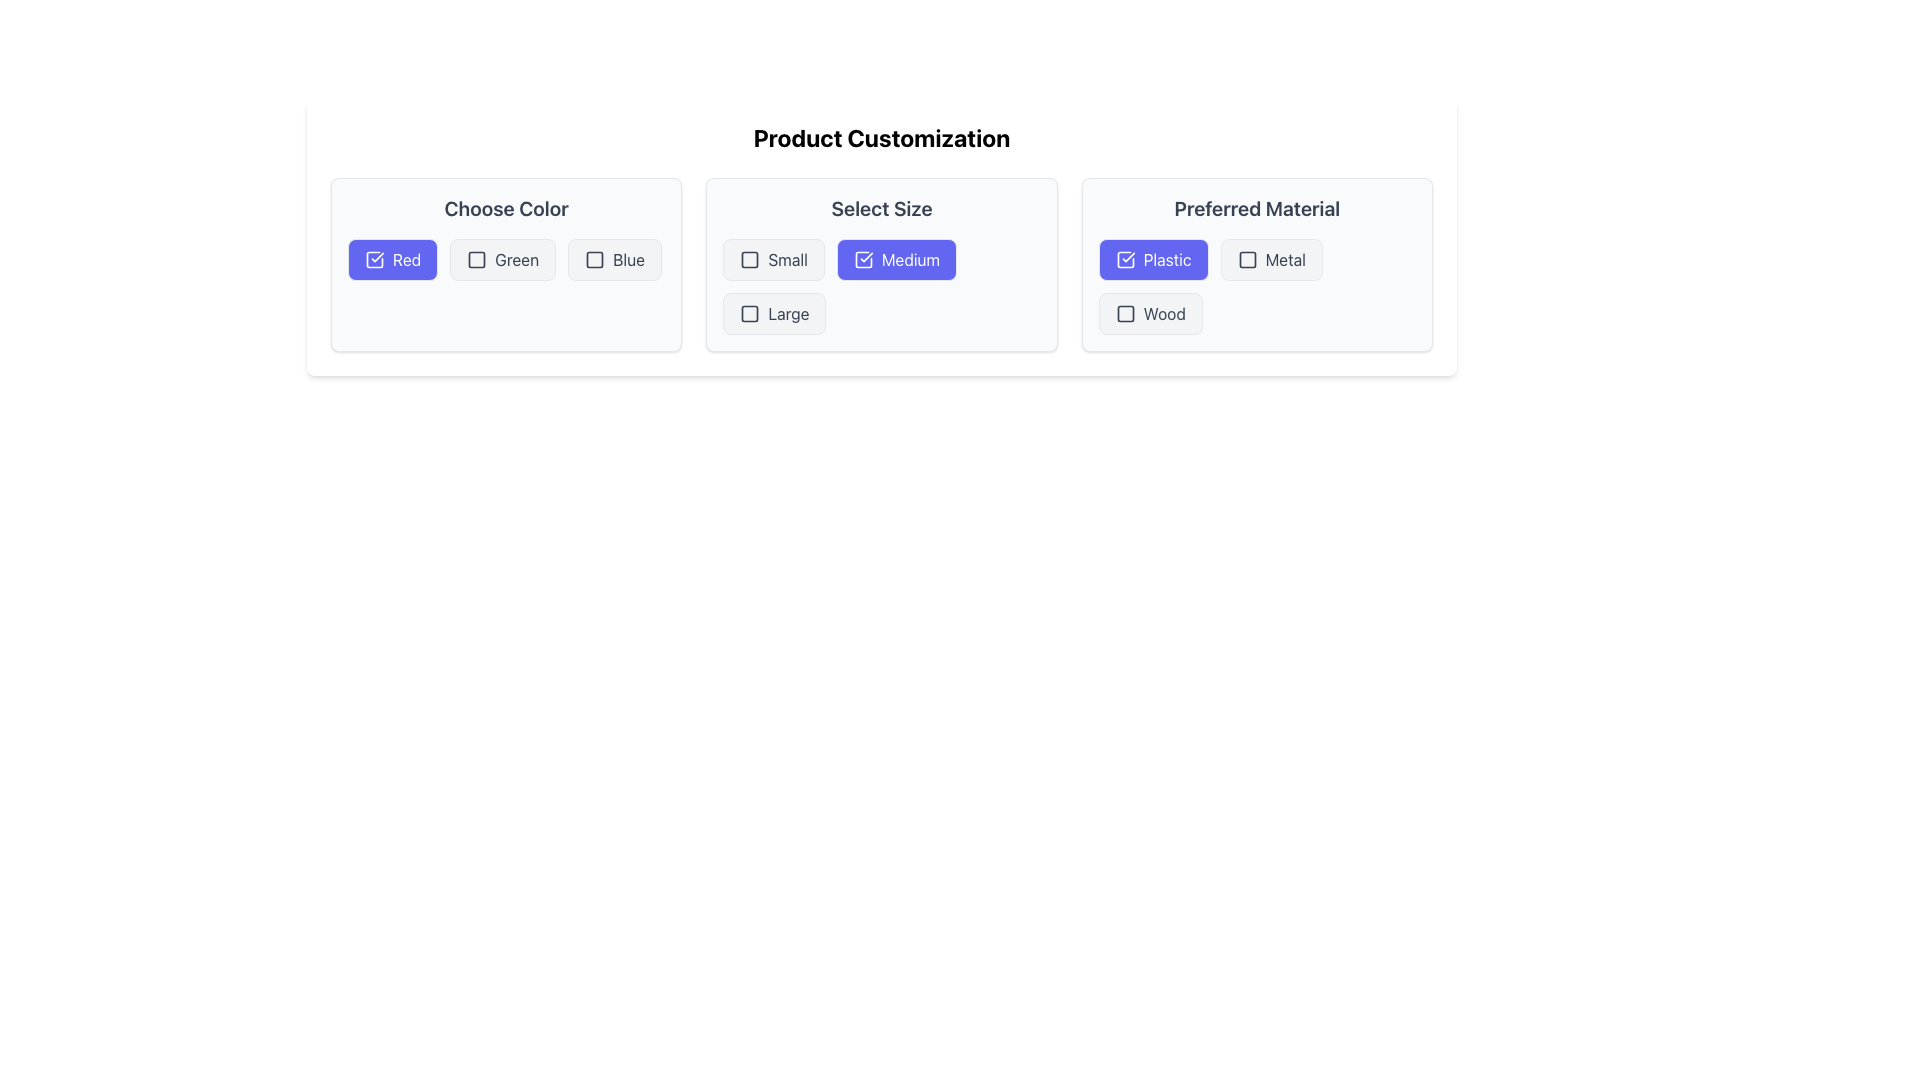 Image resolution: width=1920 pixels, height=1080 pixels. What do you see at coordinates (1125, 258) in the screenshot?
I see `the Checkbox indicator representing the selected state for the 'Plastic' option in the 'Preferred Material' section of the interface` at bounding box center [1125, 258].